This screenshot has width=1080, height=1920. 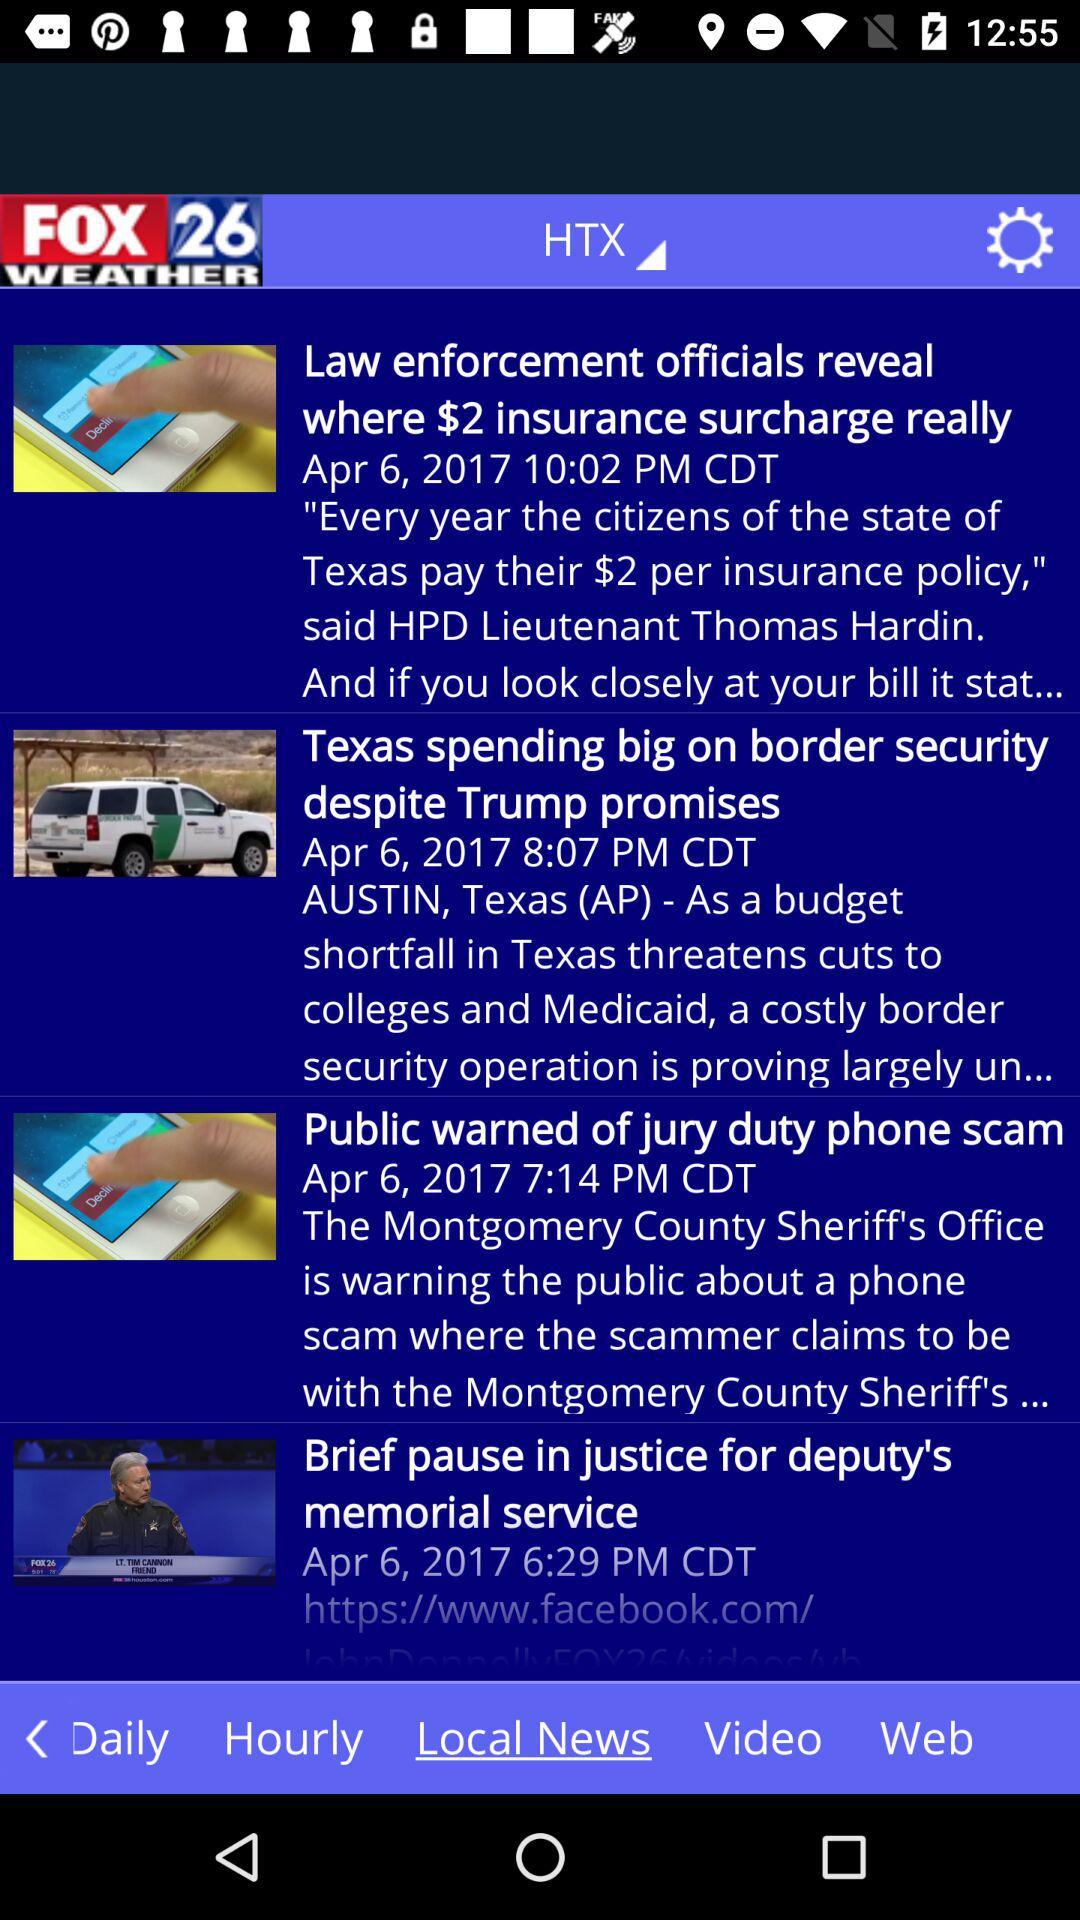 I want to click on the settings icon whichis on the top right corner of the page, so click(x=1026, y=240).